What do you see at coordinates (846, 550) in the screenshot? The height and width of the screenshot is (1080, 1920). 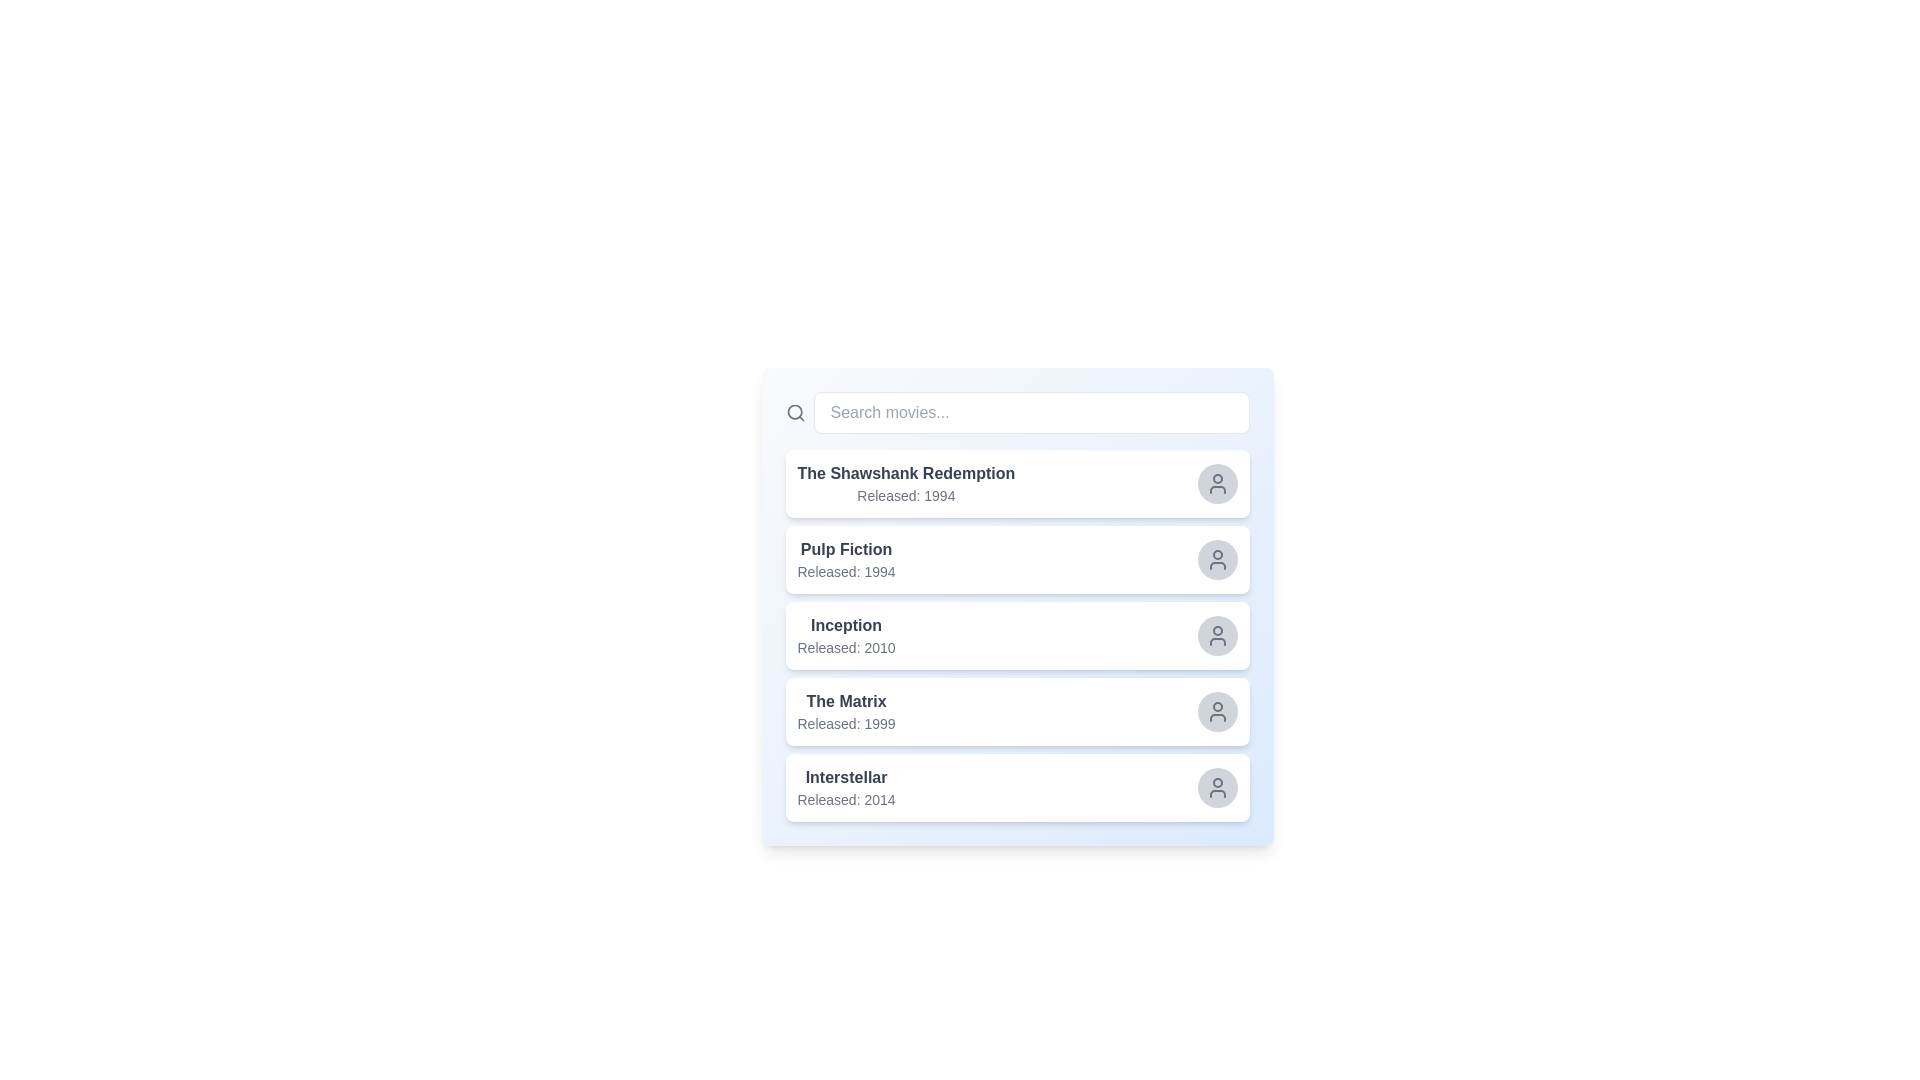 I see `the text label 'Pulp Fiction', which is displayed prominently in bold gray above the subtext 'Released: 1994', positioned second from the top in a list of movie titles` at bounding box center [846, 550].